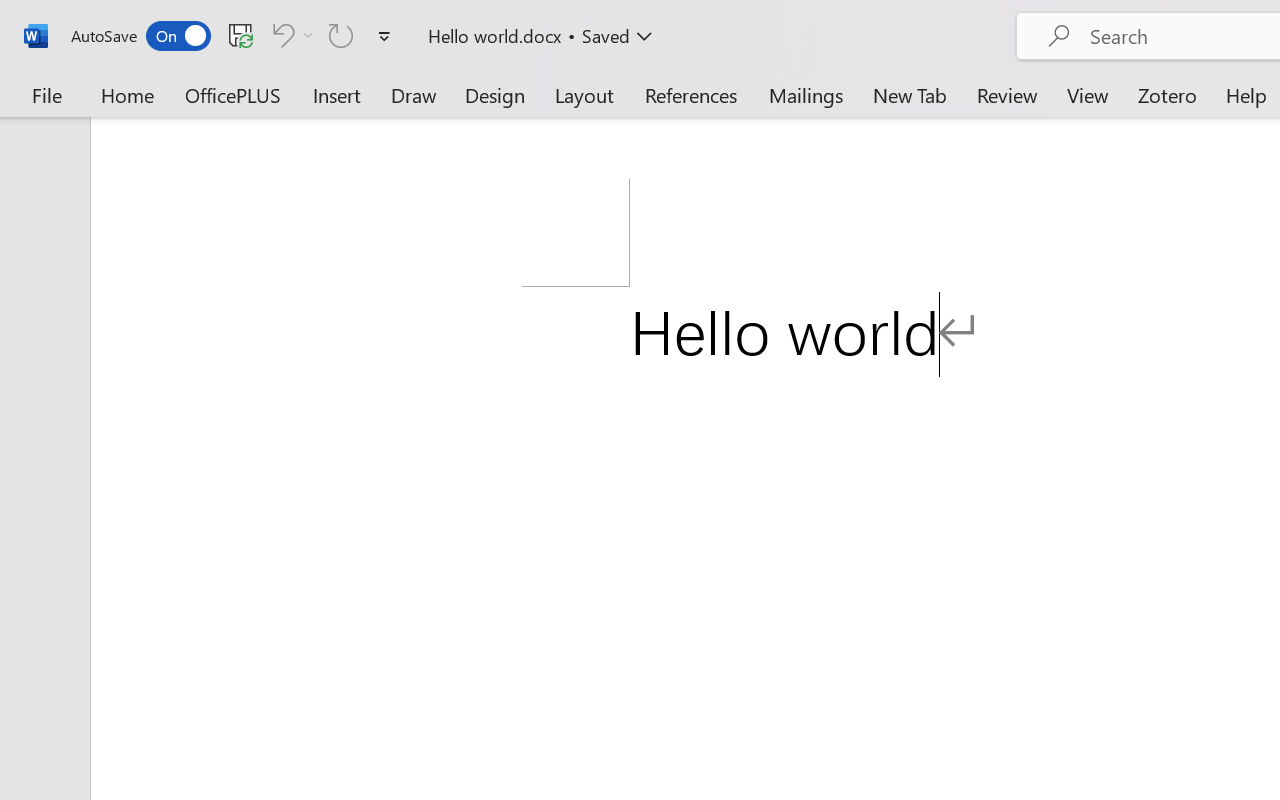 The width and height of the screenshot is (1280, 800). I want to click on 'References', so click(691, 94).